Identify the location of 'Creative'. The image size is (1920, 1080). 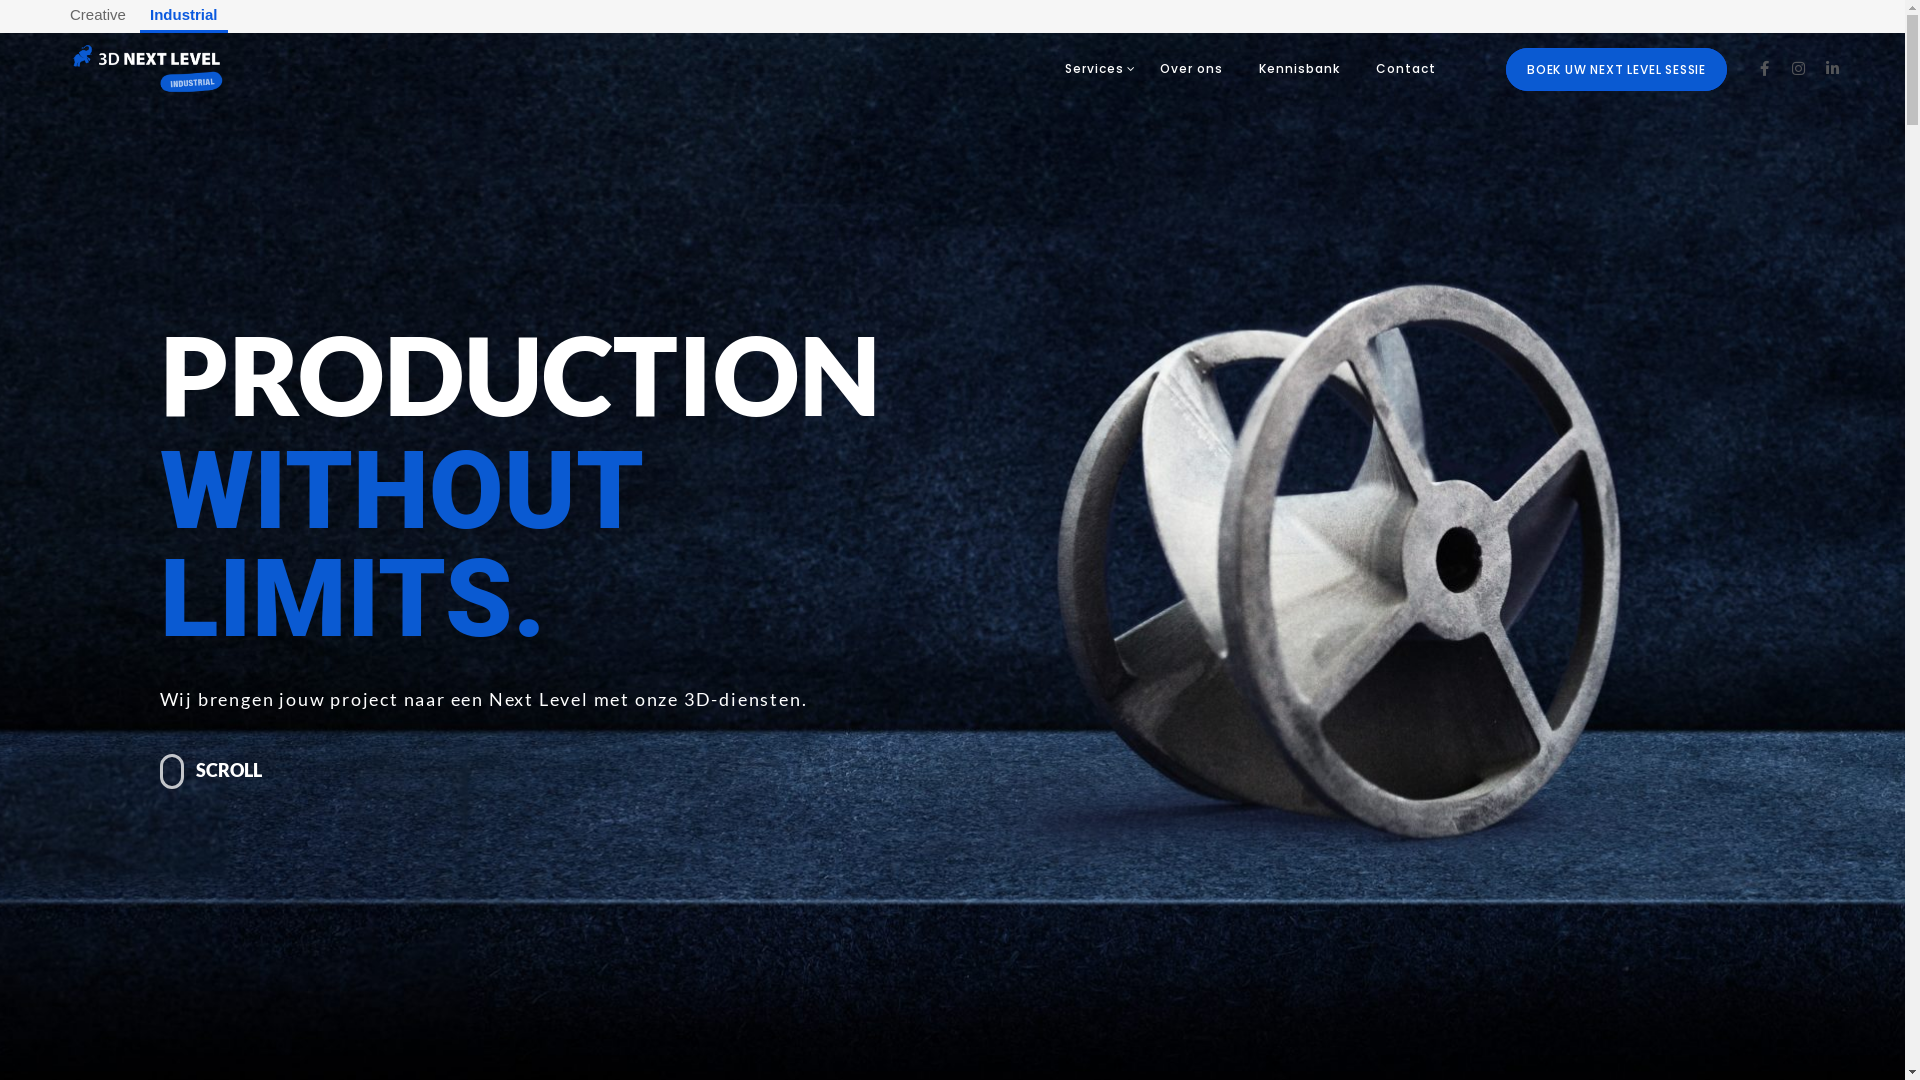
(59, 15).